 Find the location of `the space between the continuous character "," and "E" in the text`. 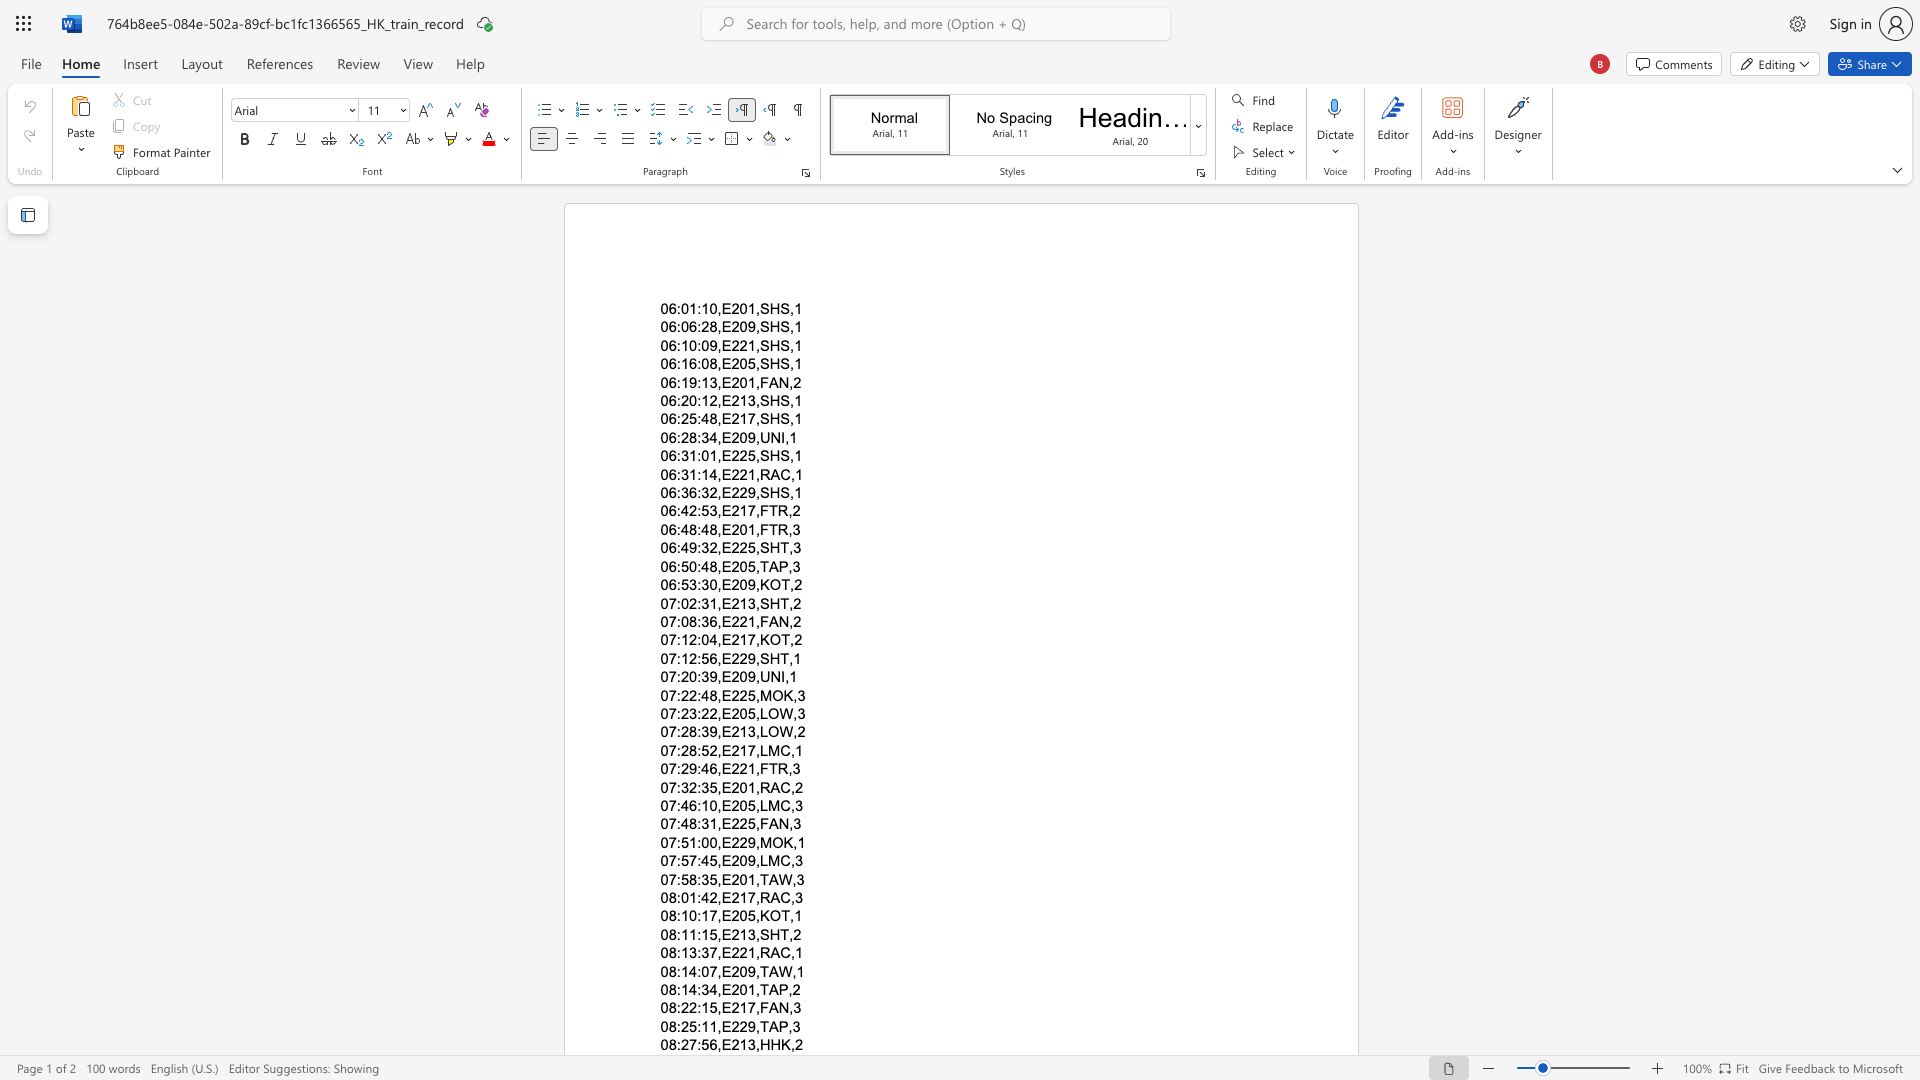

the space between the continuous character "," and "E" in the text is located at coordinates (722, 694).